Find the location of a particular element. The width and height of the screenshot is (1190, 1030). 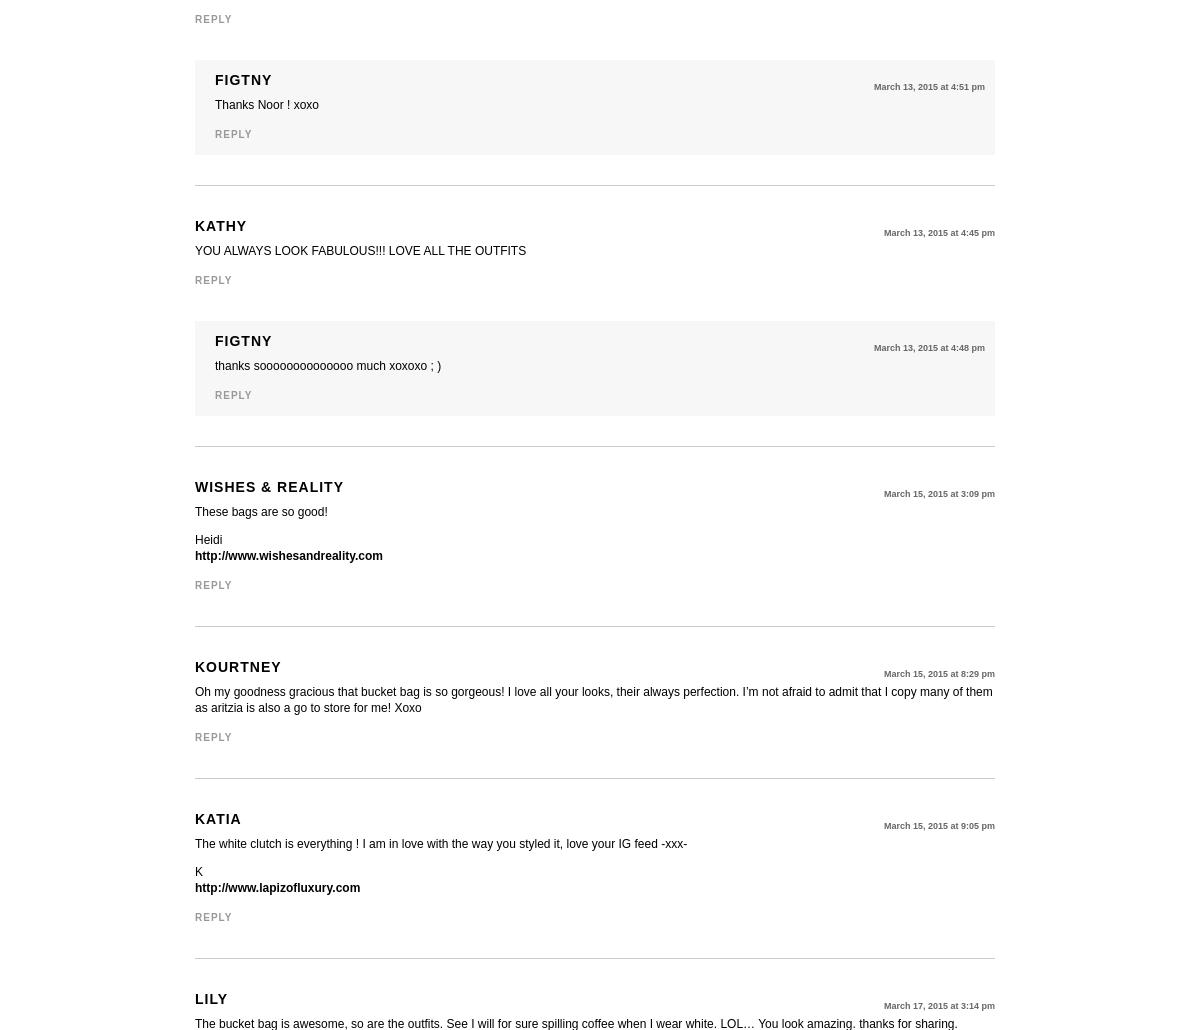

'http://www.lapizofluxury.com' is located at coordinates (194, 887).